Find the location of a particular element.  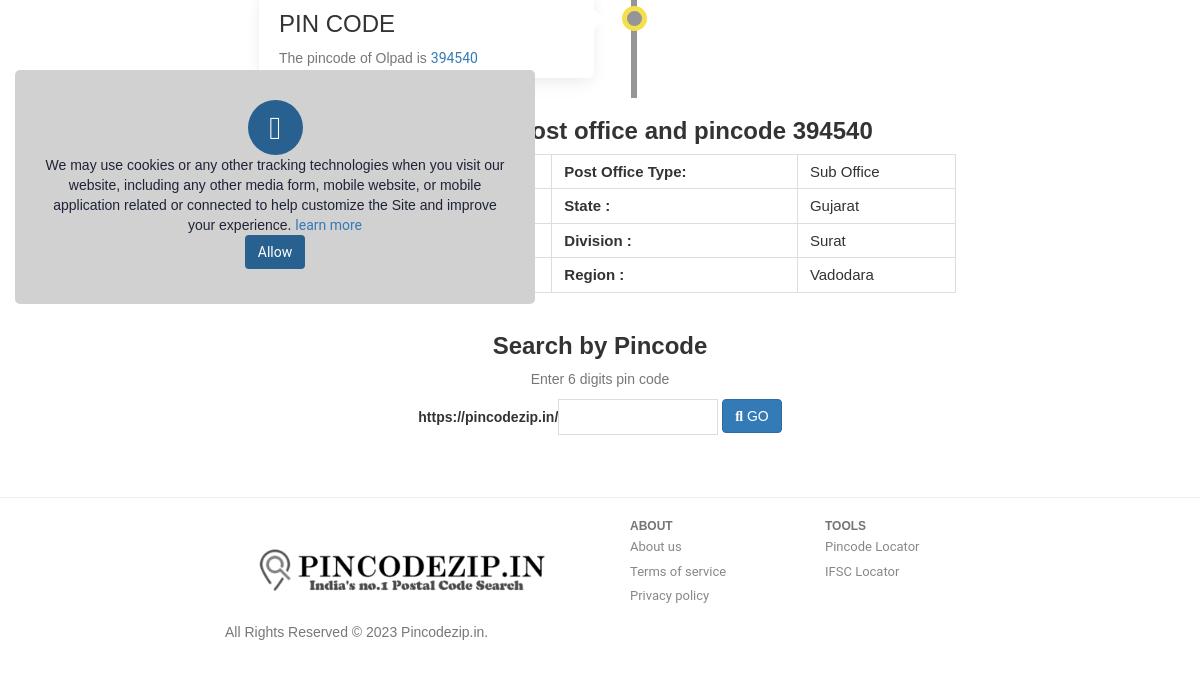

'Circle :' is located at coordinates (281, 274).